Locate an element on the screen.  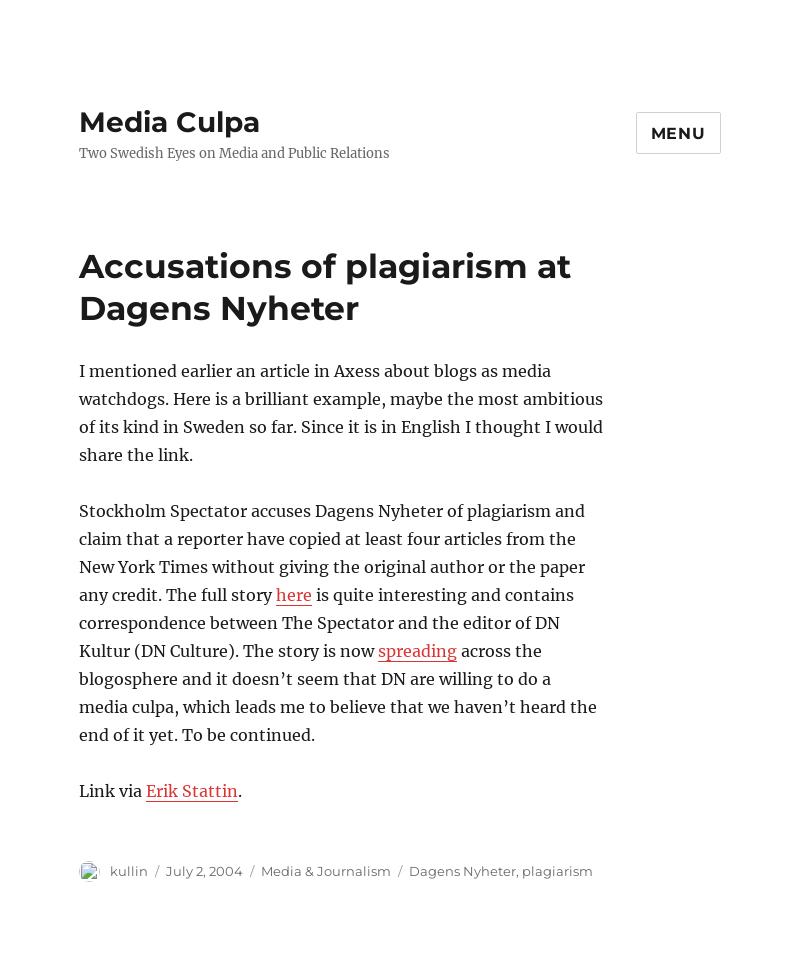
'Menu' is located at coordinates (677, 133).